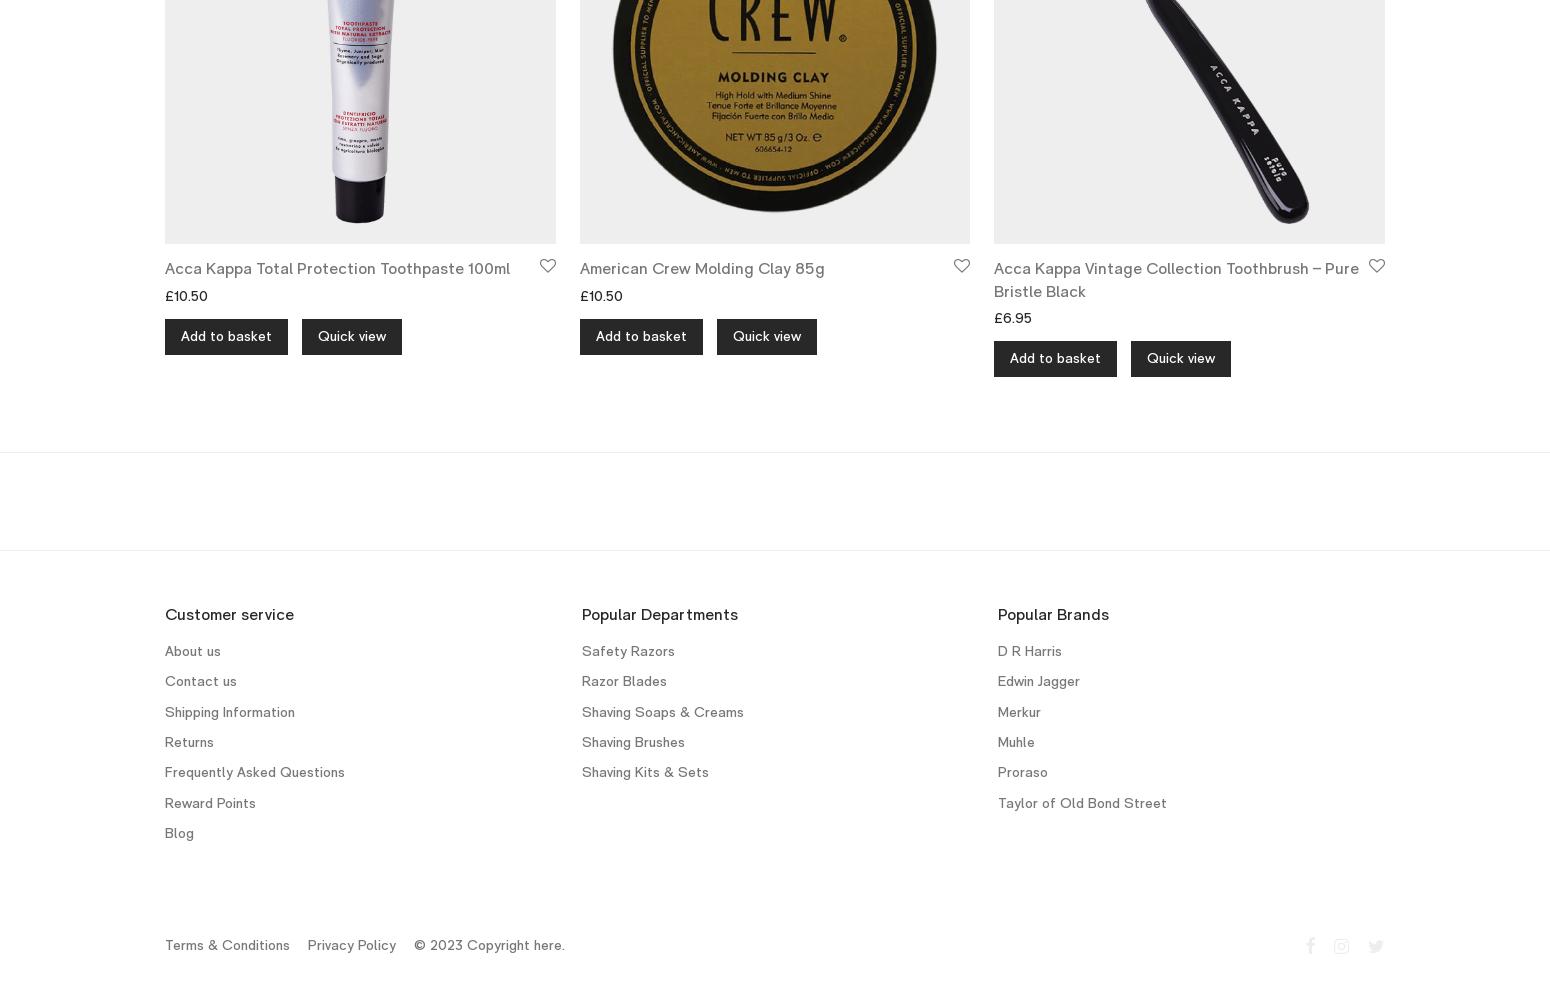 This screenshot has width=1550, height=990. Describe the element at coordinates (1019, 710) in the screenshot. I see `'Merkur'` at that location.